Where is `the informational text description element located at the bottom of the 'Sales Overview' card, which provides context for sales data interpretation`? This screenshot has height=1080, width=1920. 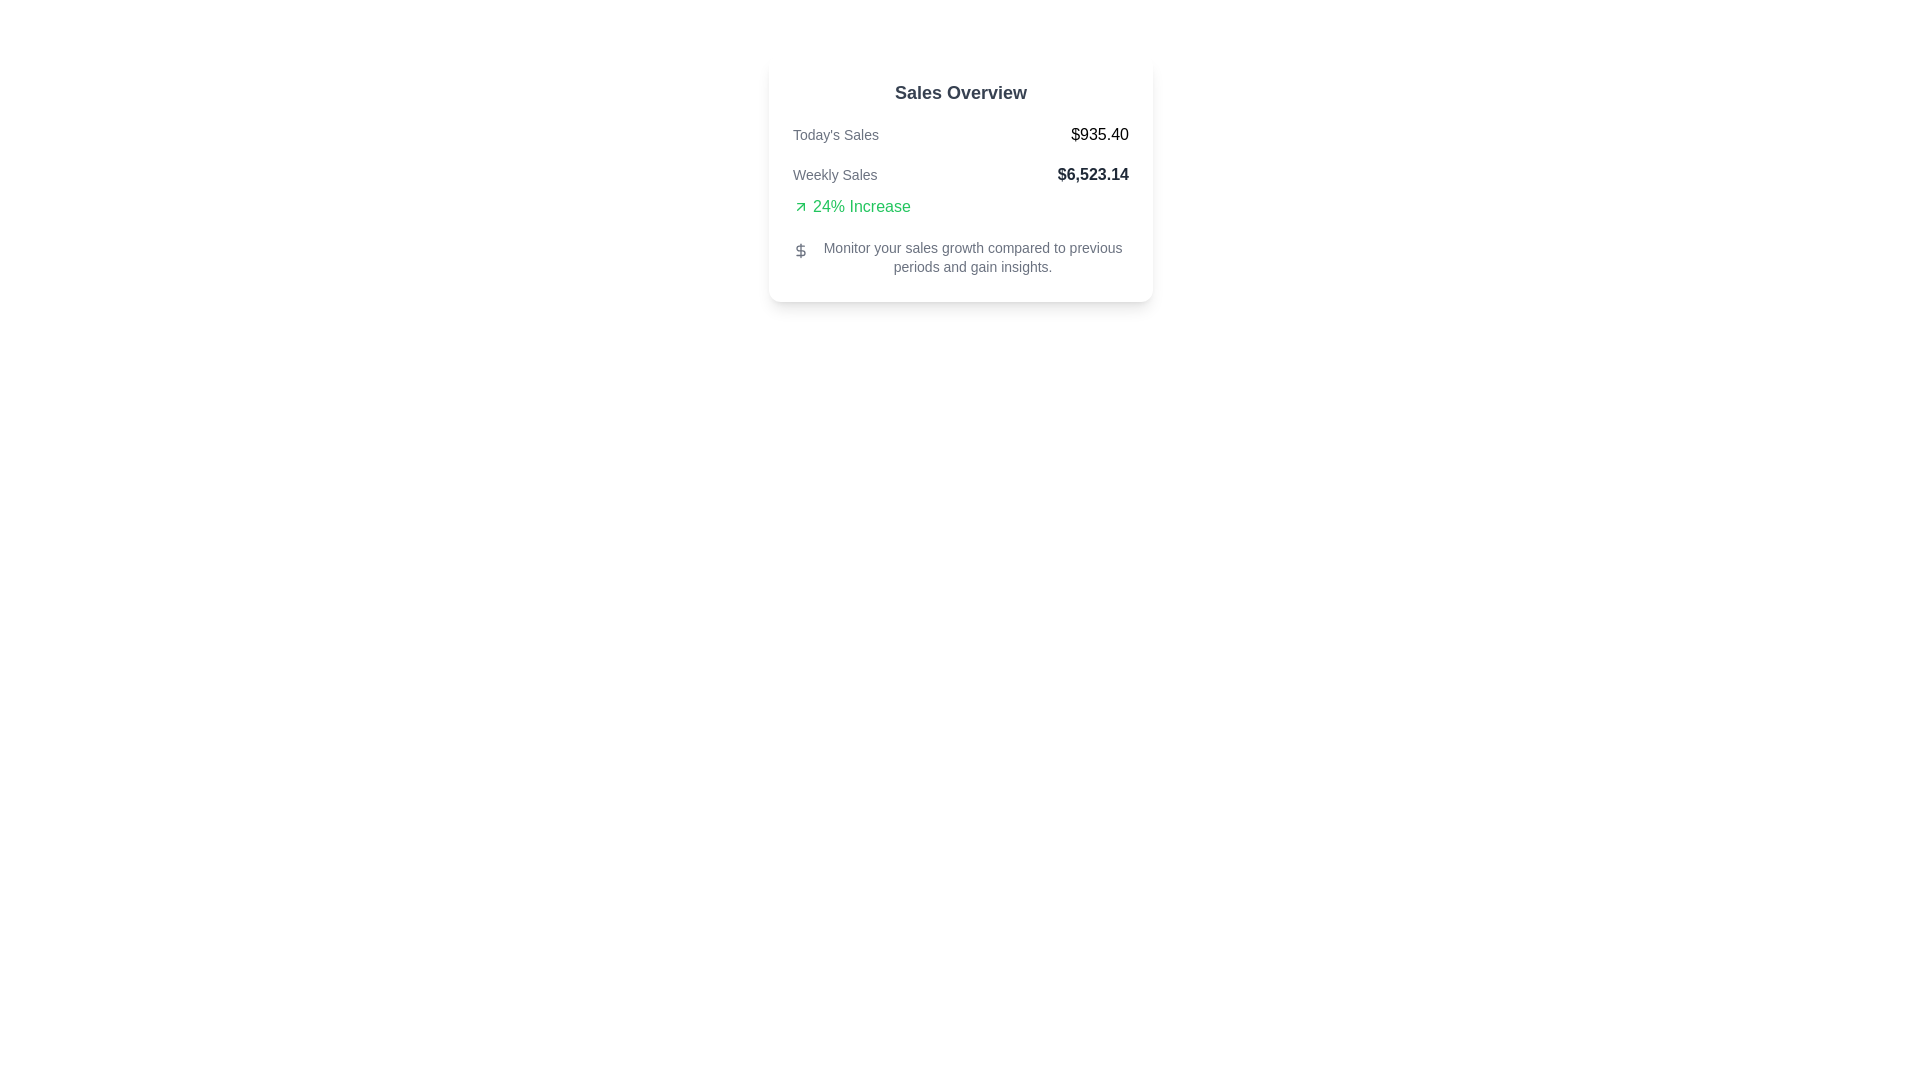 the informational text description element located at the bottom of the 'Sales Overview' card, which provides context for sales data interpretation is located at coordinates (960, 257).